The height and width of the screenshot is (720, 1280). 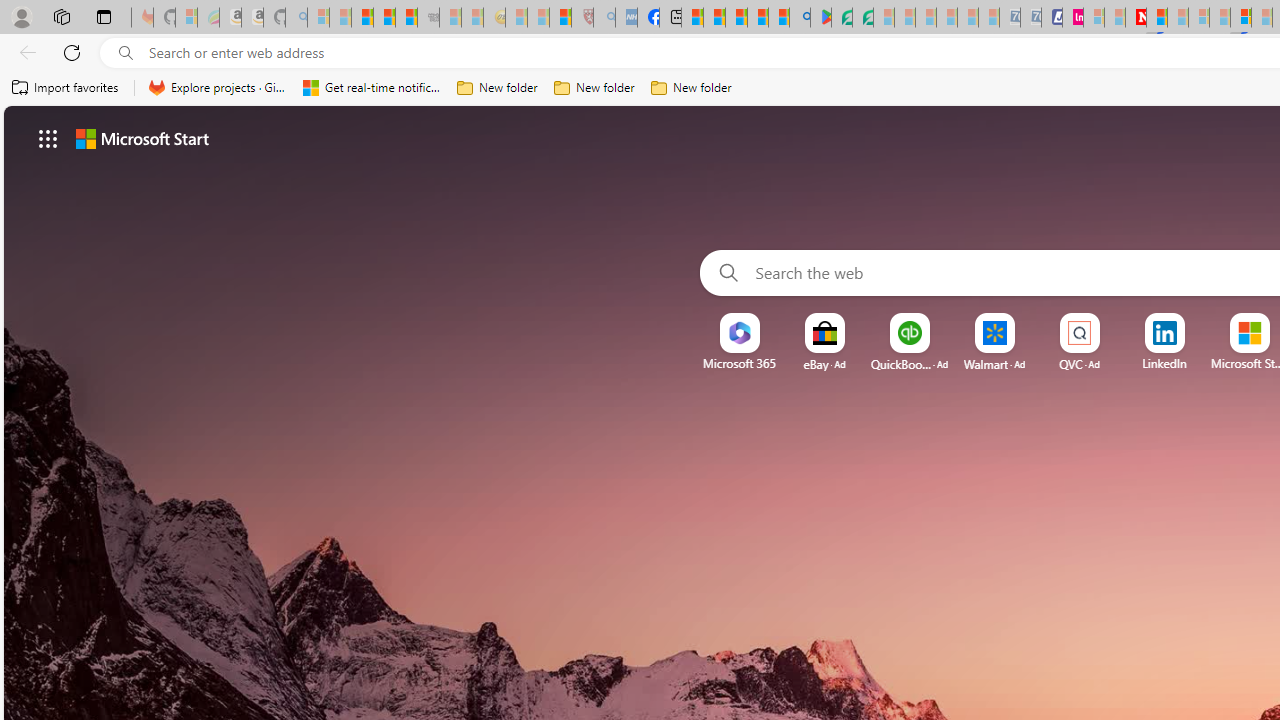 I want to click on 'New folder', so click(x=691, y=87).